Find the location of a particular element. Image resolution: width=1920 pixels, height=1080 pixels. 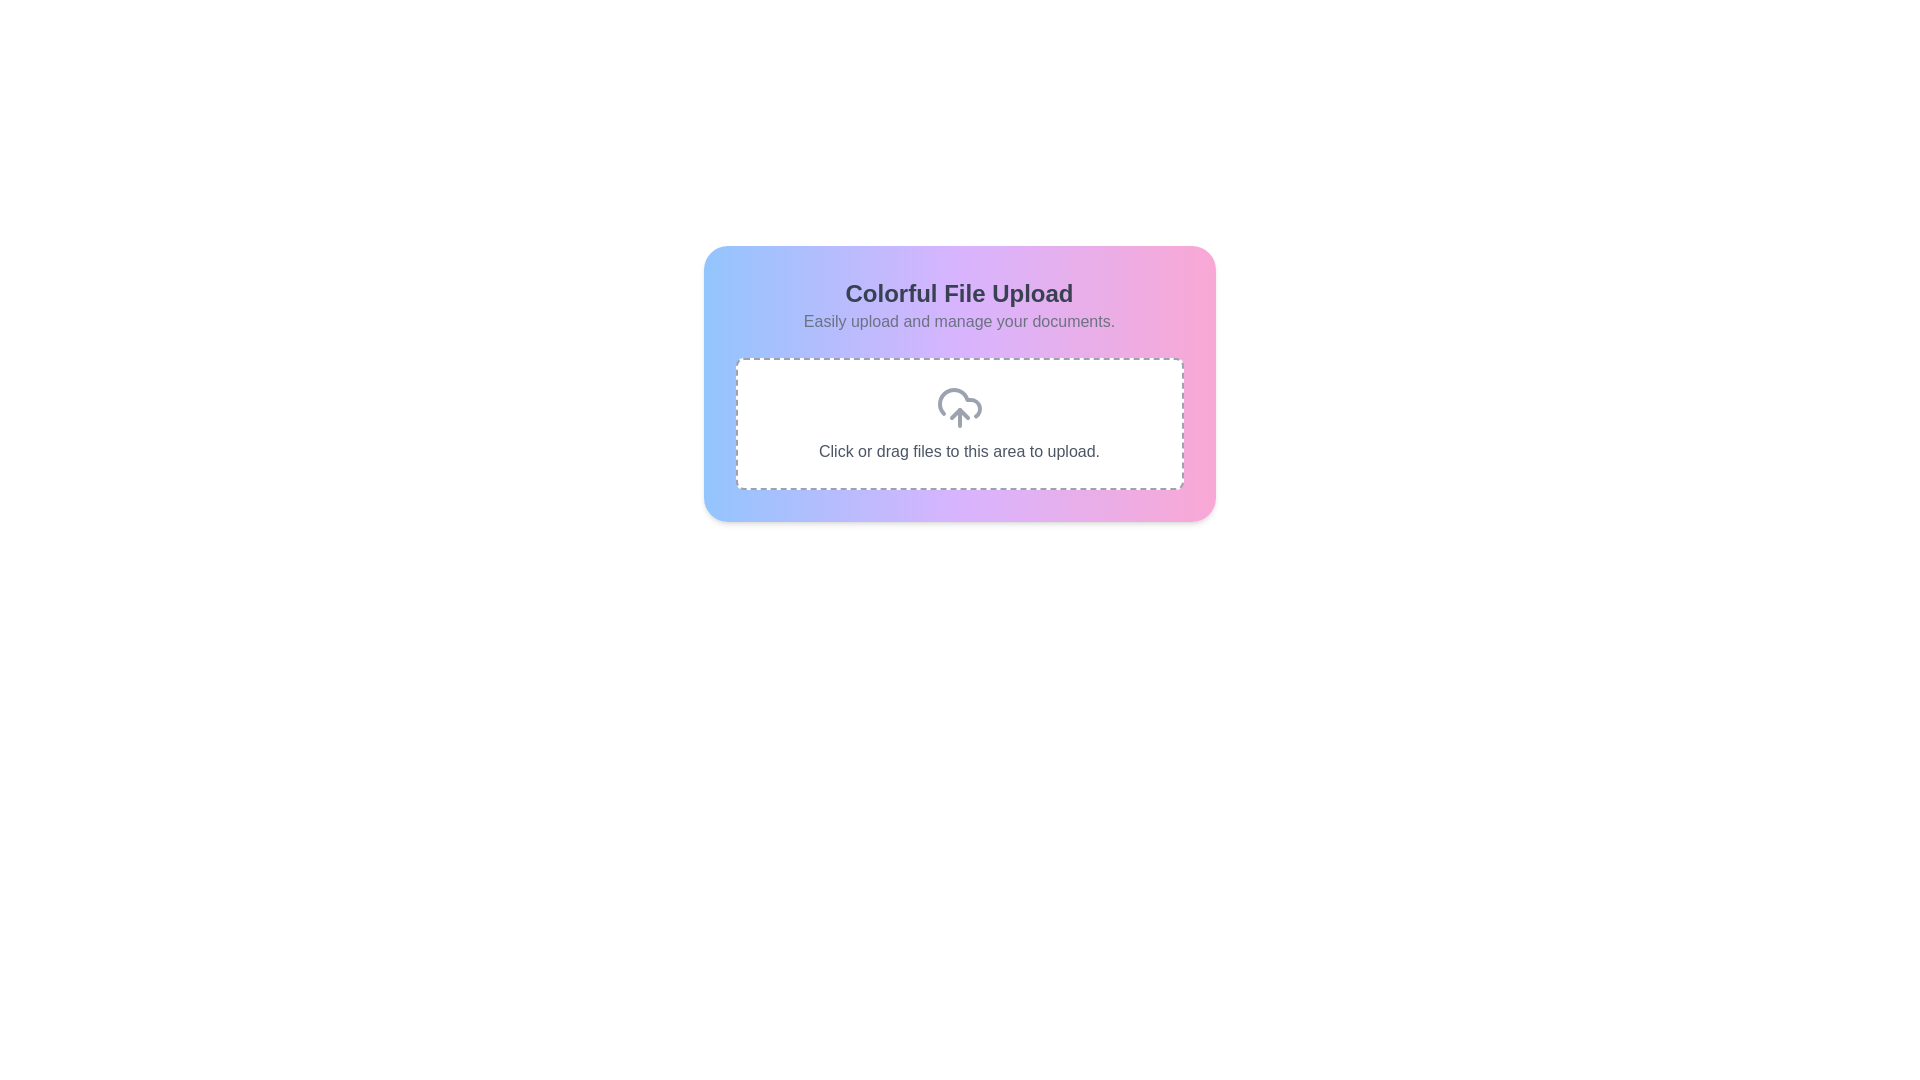

and drop files onto the Interactive upload zone featuring a colorful gradient background and the title 'Colorful File Upload' for uploading files is located at coordinates (958, 384).